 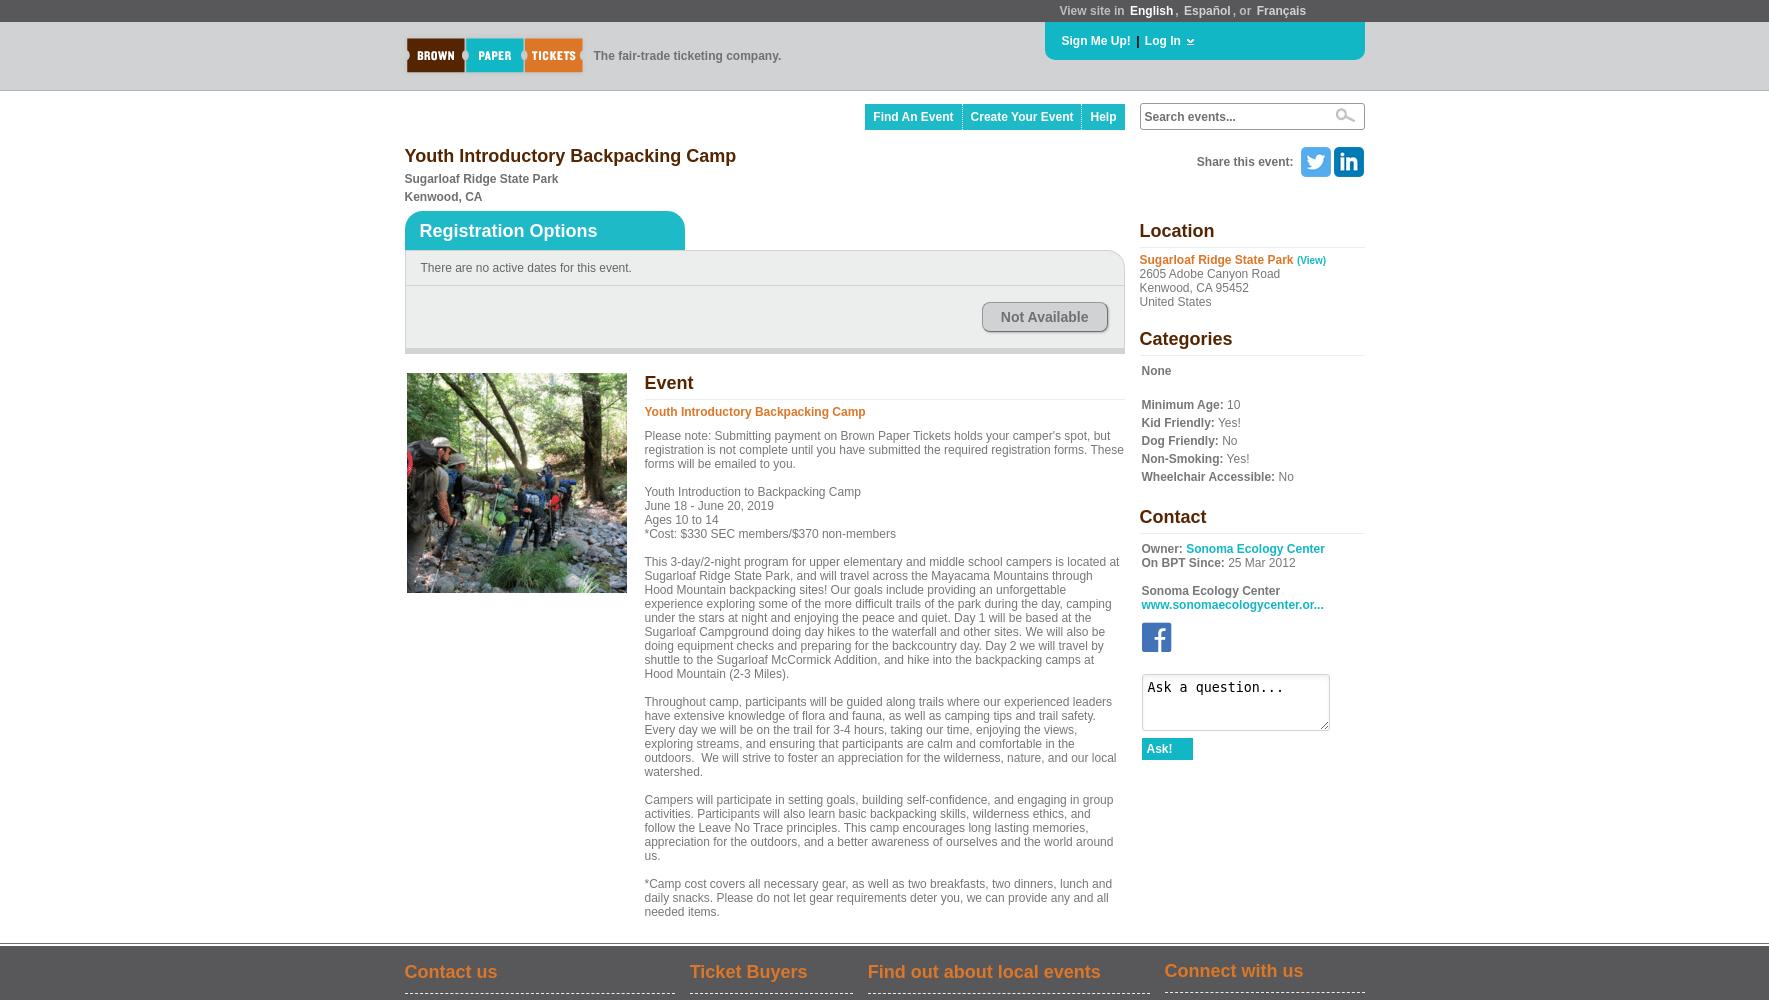 What do you see at coordinates (1135, 41) in the screenshot?
I see `'|'` at bounding box center [1135, 41].